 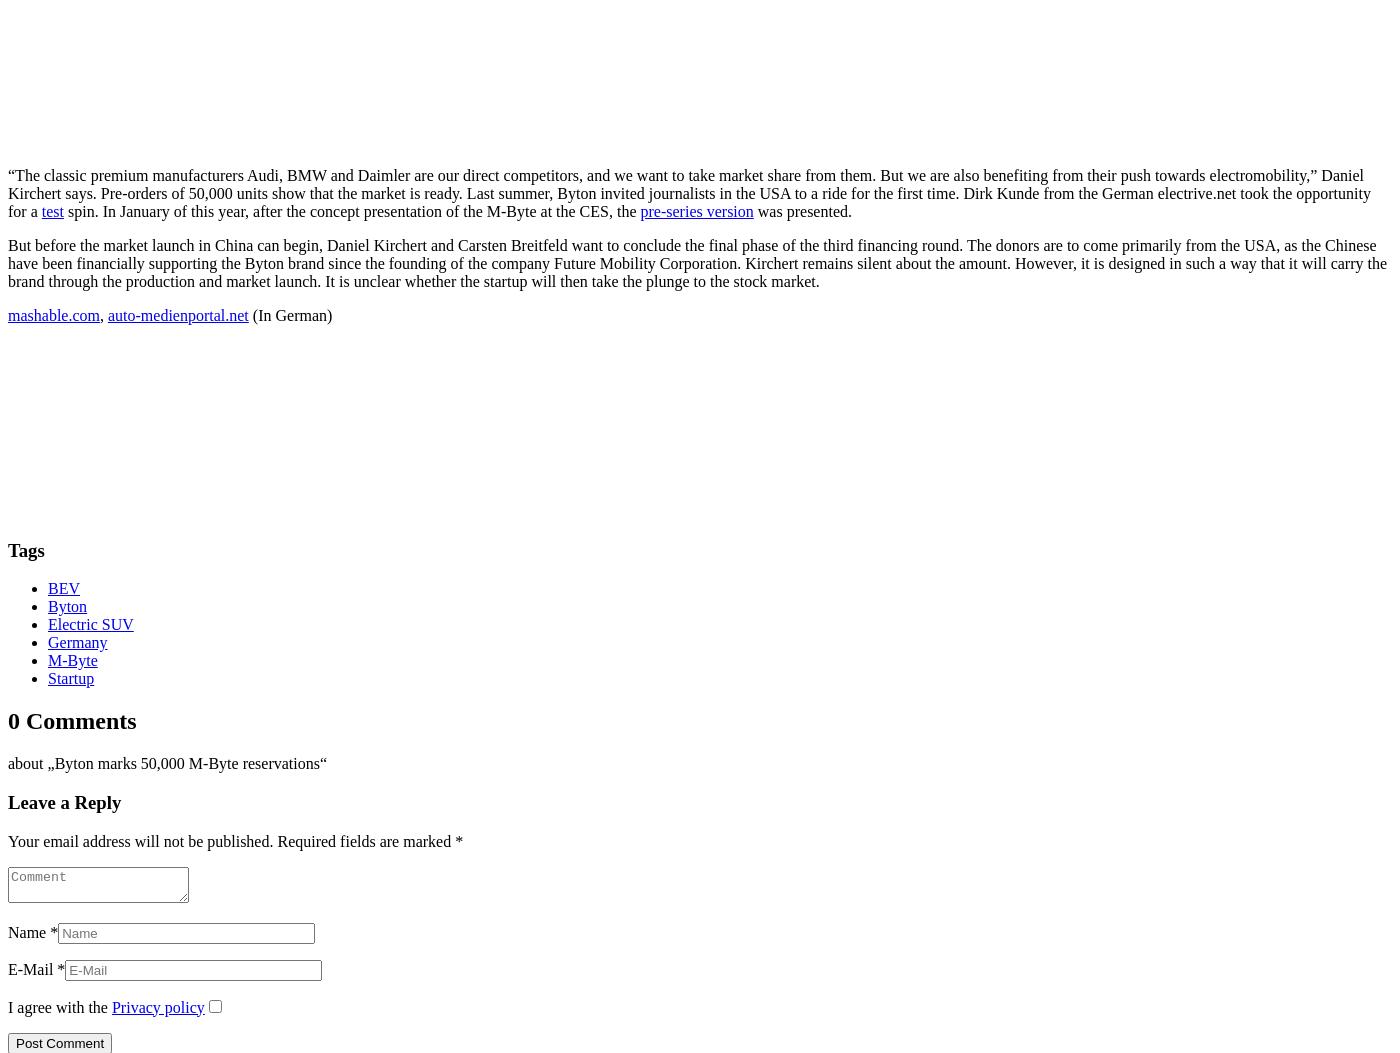 I want to click on 'Byton', so click(x=67, y=606).